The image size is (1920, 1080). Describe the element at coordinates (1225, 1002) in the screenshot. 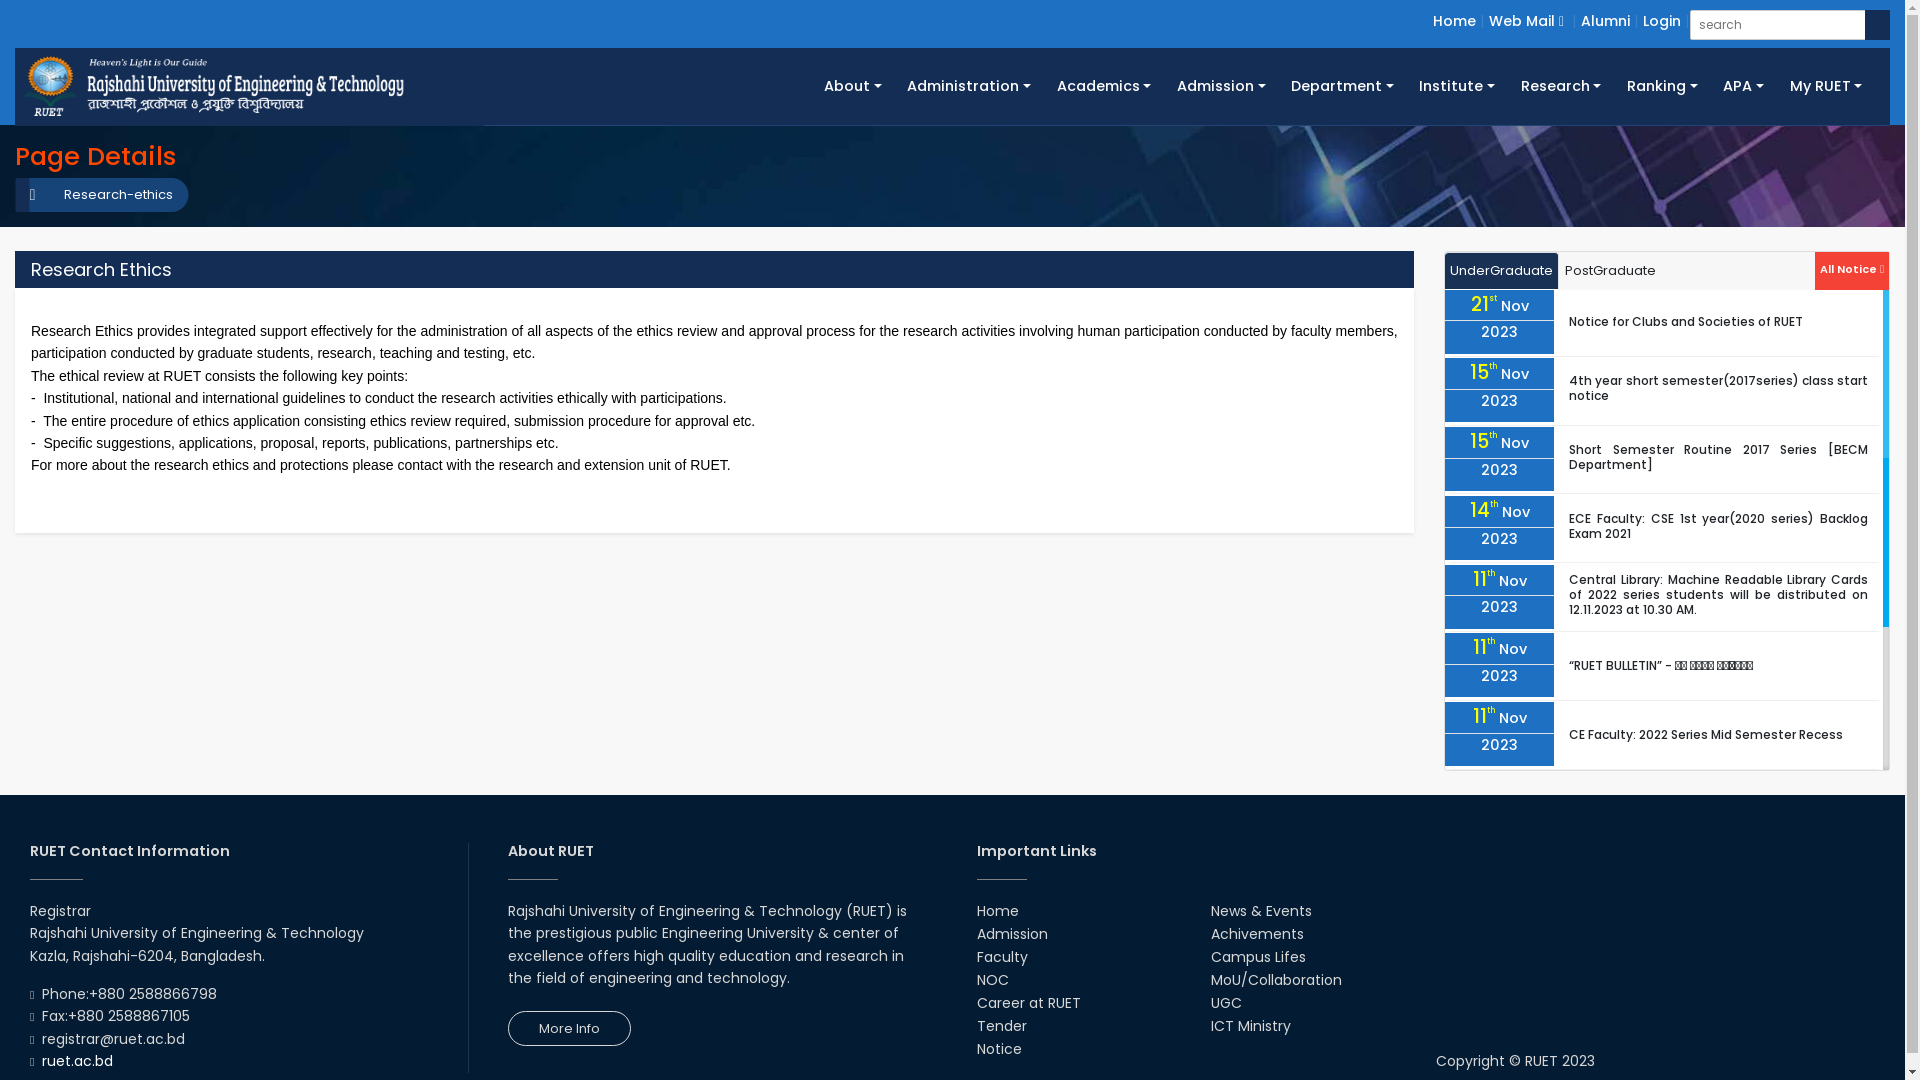

I see `'UGC'` at that location.